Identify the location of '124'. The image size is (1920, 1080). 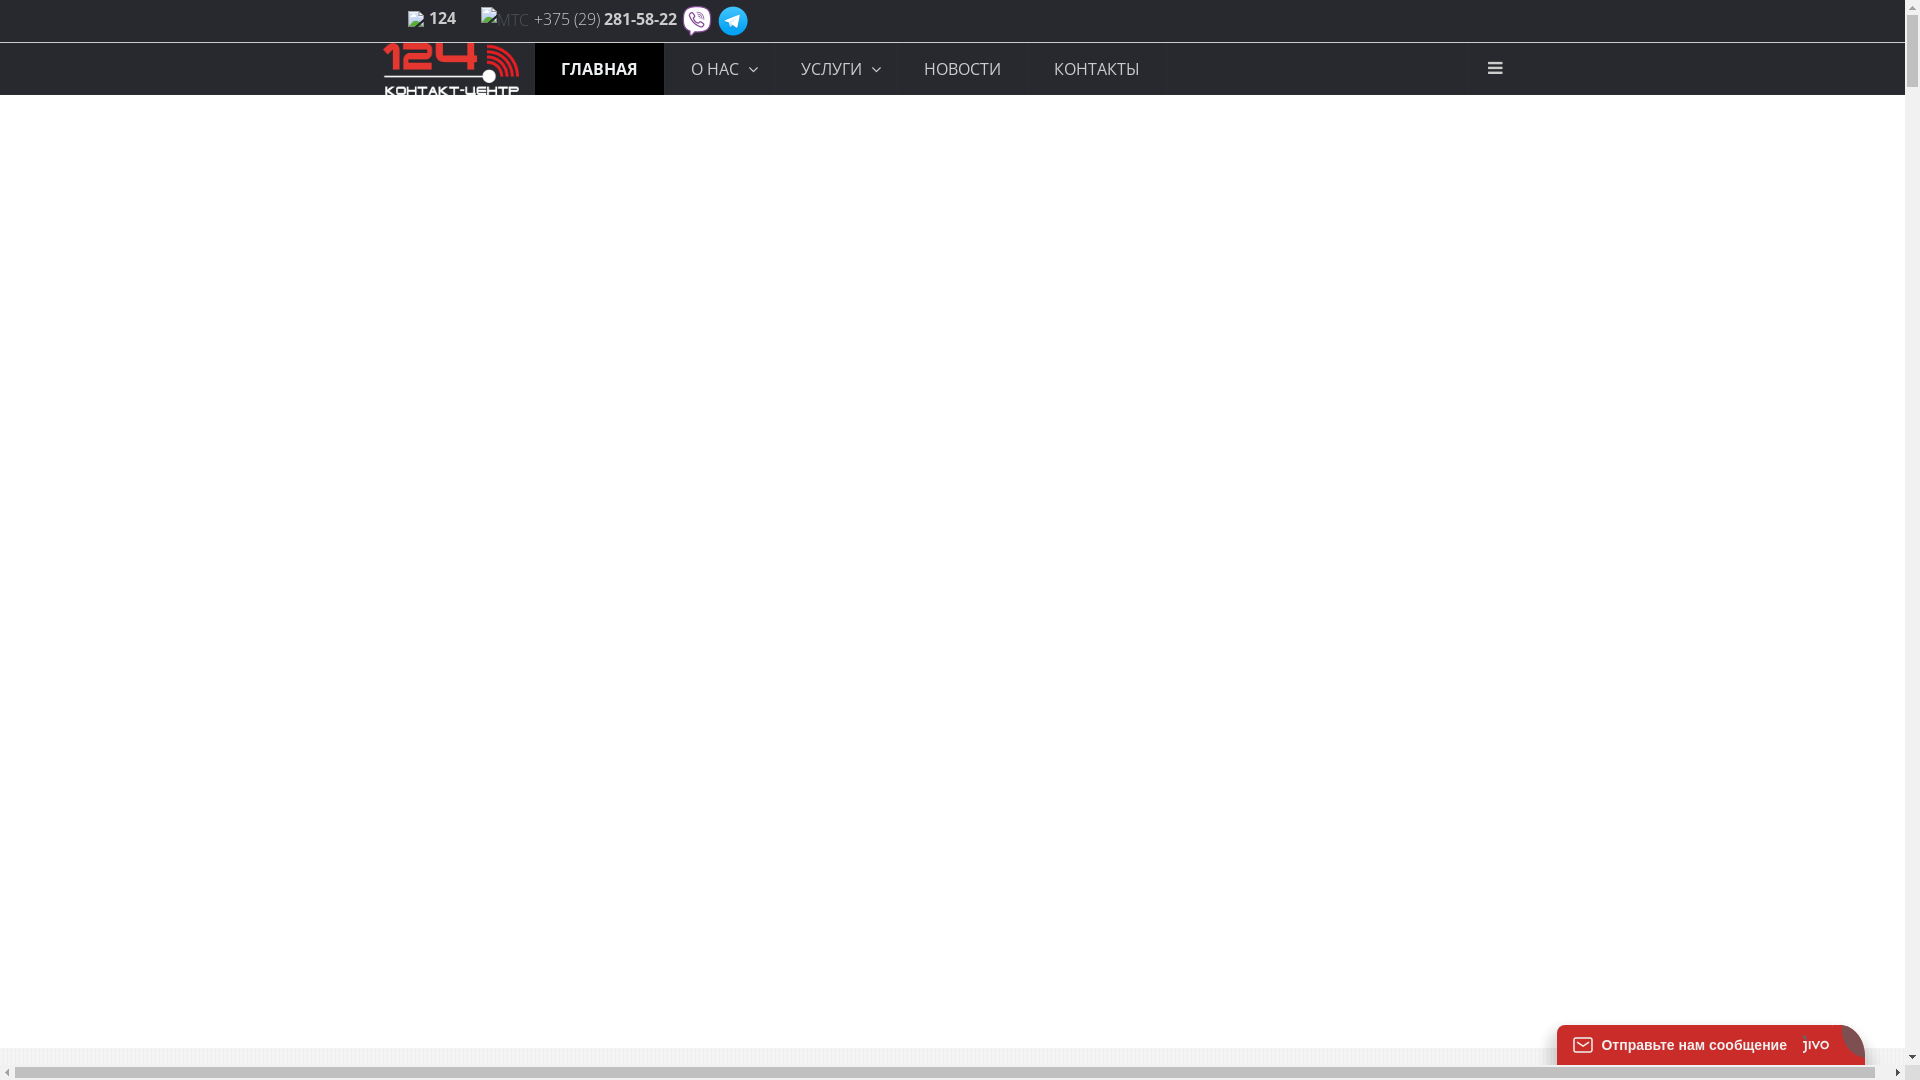
(440, 18).